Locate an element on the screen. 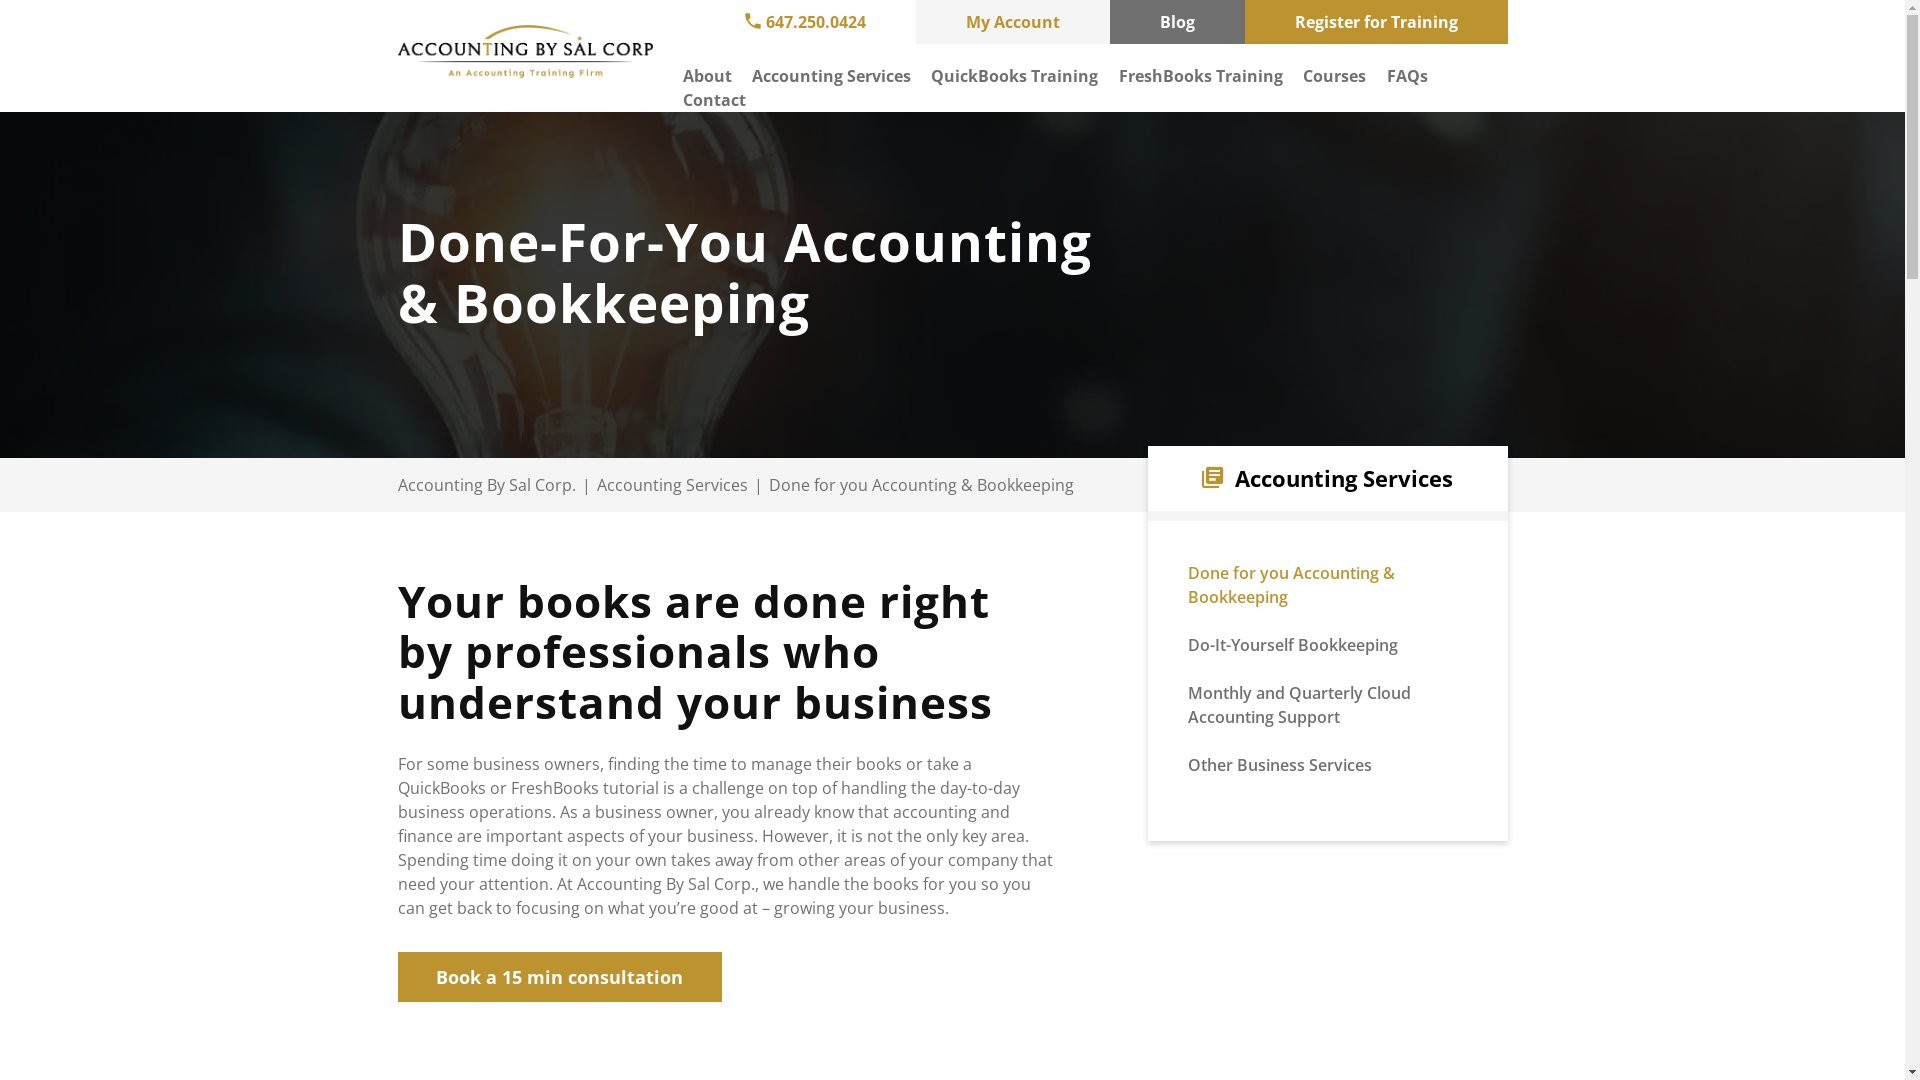 This screenshot has width=1920, height=1080. 'Monthly and Quarterly Cloud Accounting Support' is located at coordinates (1299, 704).